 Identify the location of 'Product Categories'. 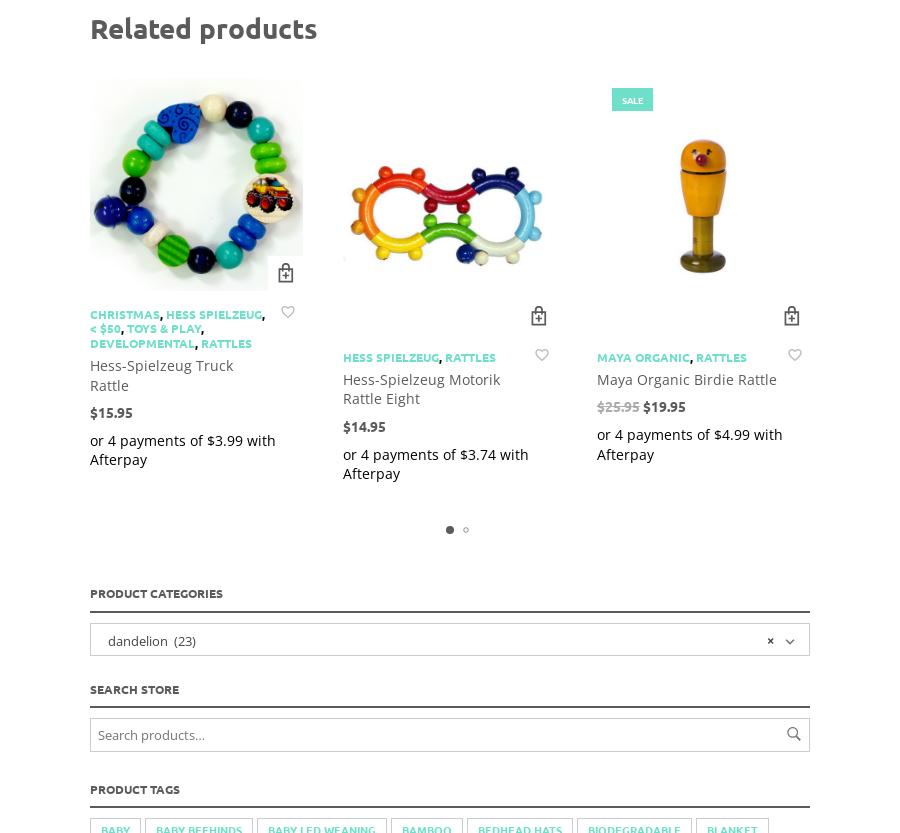
(156, 592).